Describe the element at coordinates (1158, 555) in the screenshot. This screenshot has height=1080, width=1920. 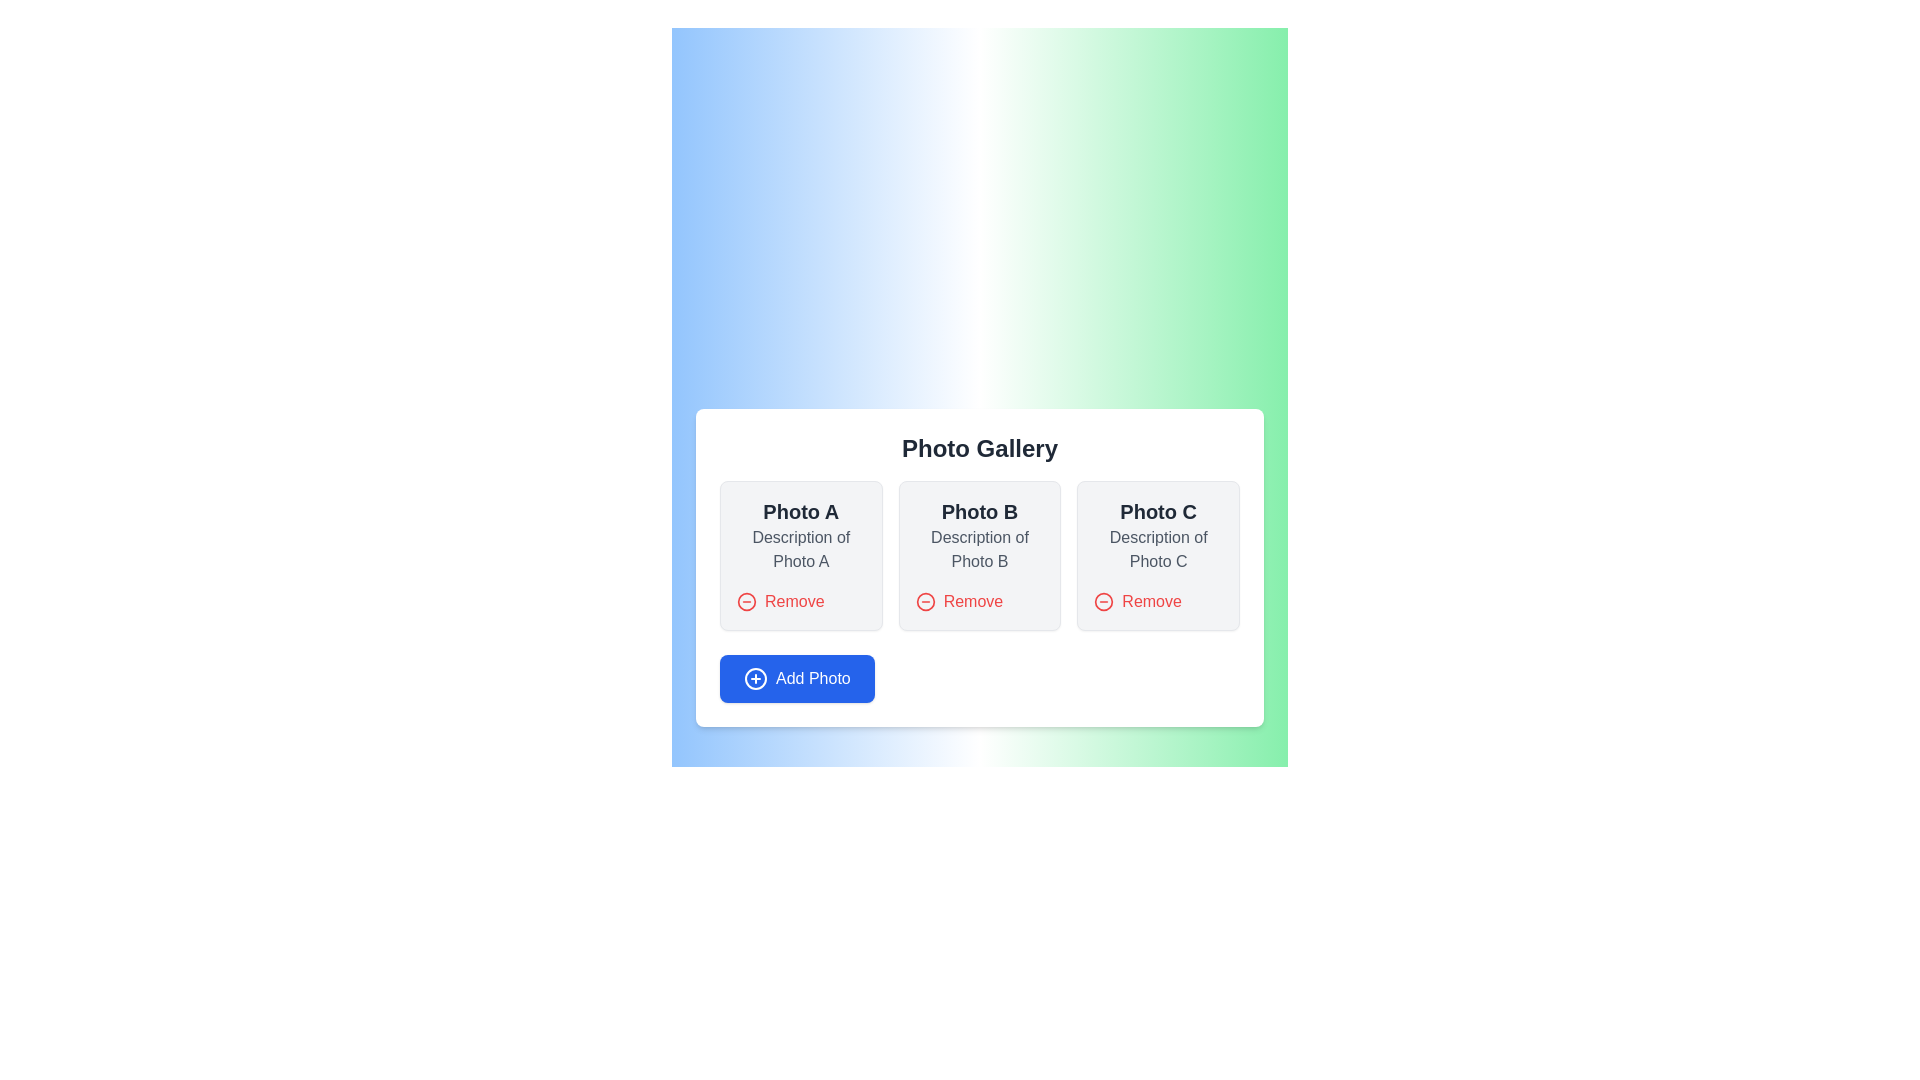
I see `the card displaying details about 'Photo C', which is the third card in a grid layout next to 'Photo B'` at that location.